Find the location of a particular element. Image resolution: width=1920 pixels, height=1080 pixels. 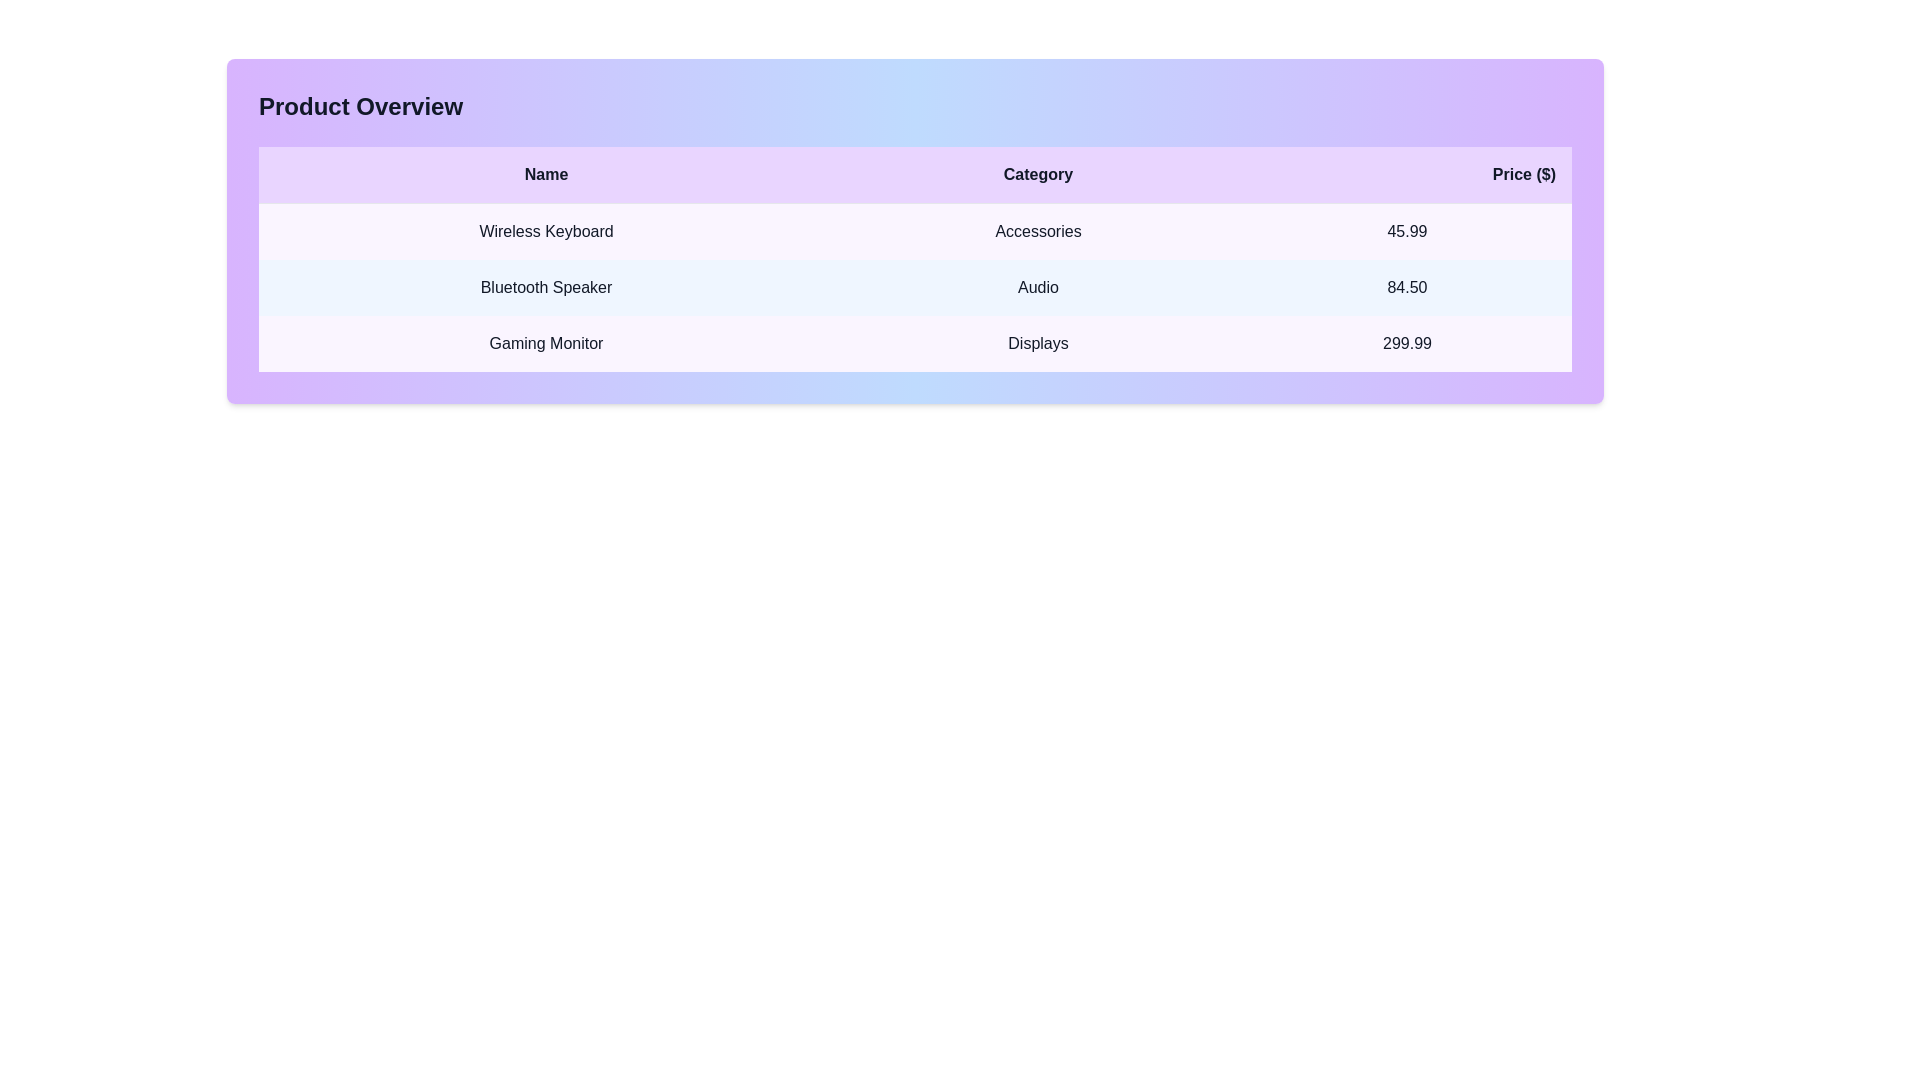

the text element displaying 'Accessories' in the second cell of the 'Wireless Keyboard' row, located in the 'Category' column of the table is located at coordinates (1038, 230).